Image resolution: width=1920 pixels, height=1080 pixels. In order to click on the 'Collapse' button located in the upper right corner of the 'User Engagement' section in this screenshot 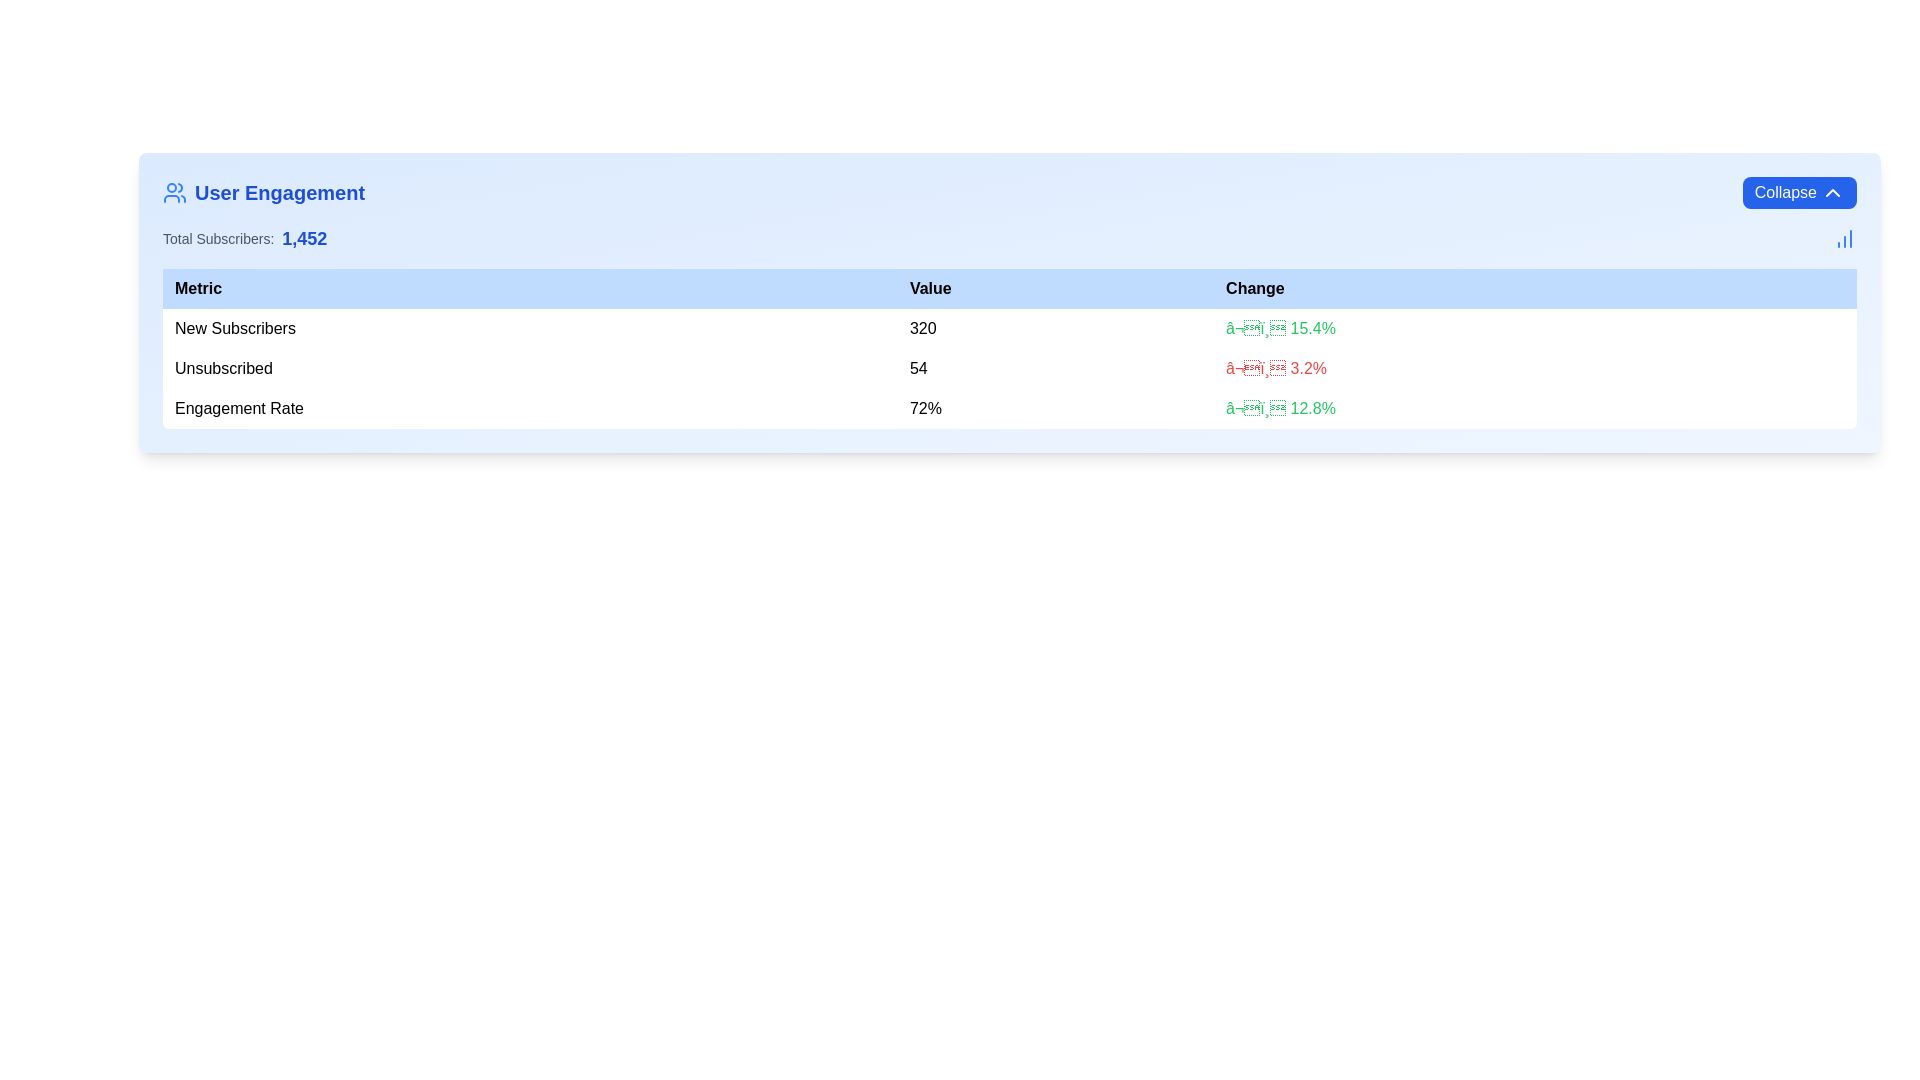, I will do `click(1799, 192)`.